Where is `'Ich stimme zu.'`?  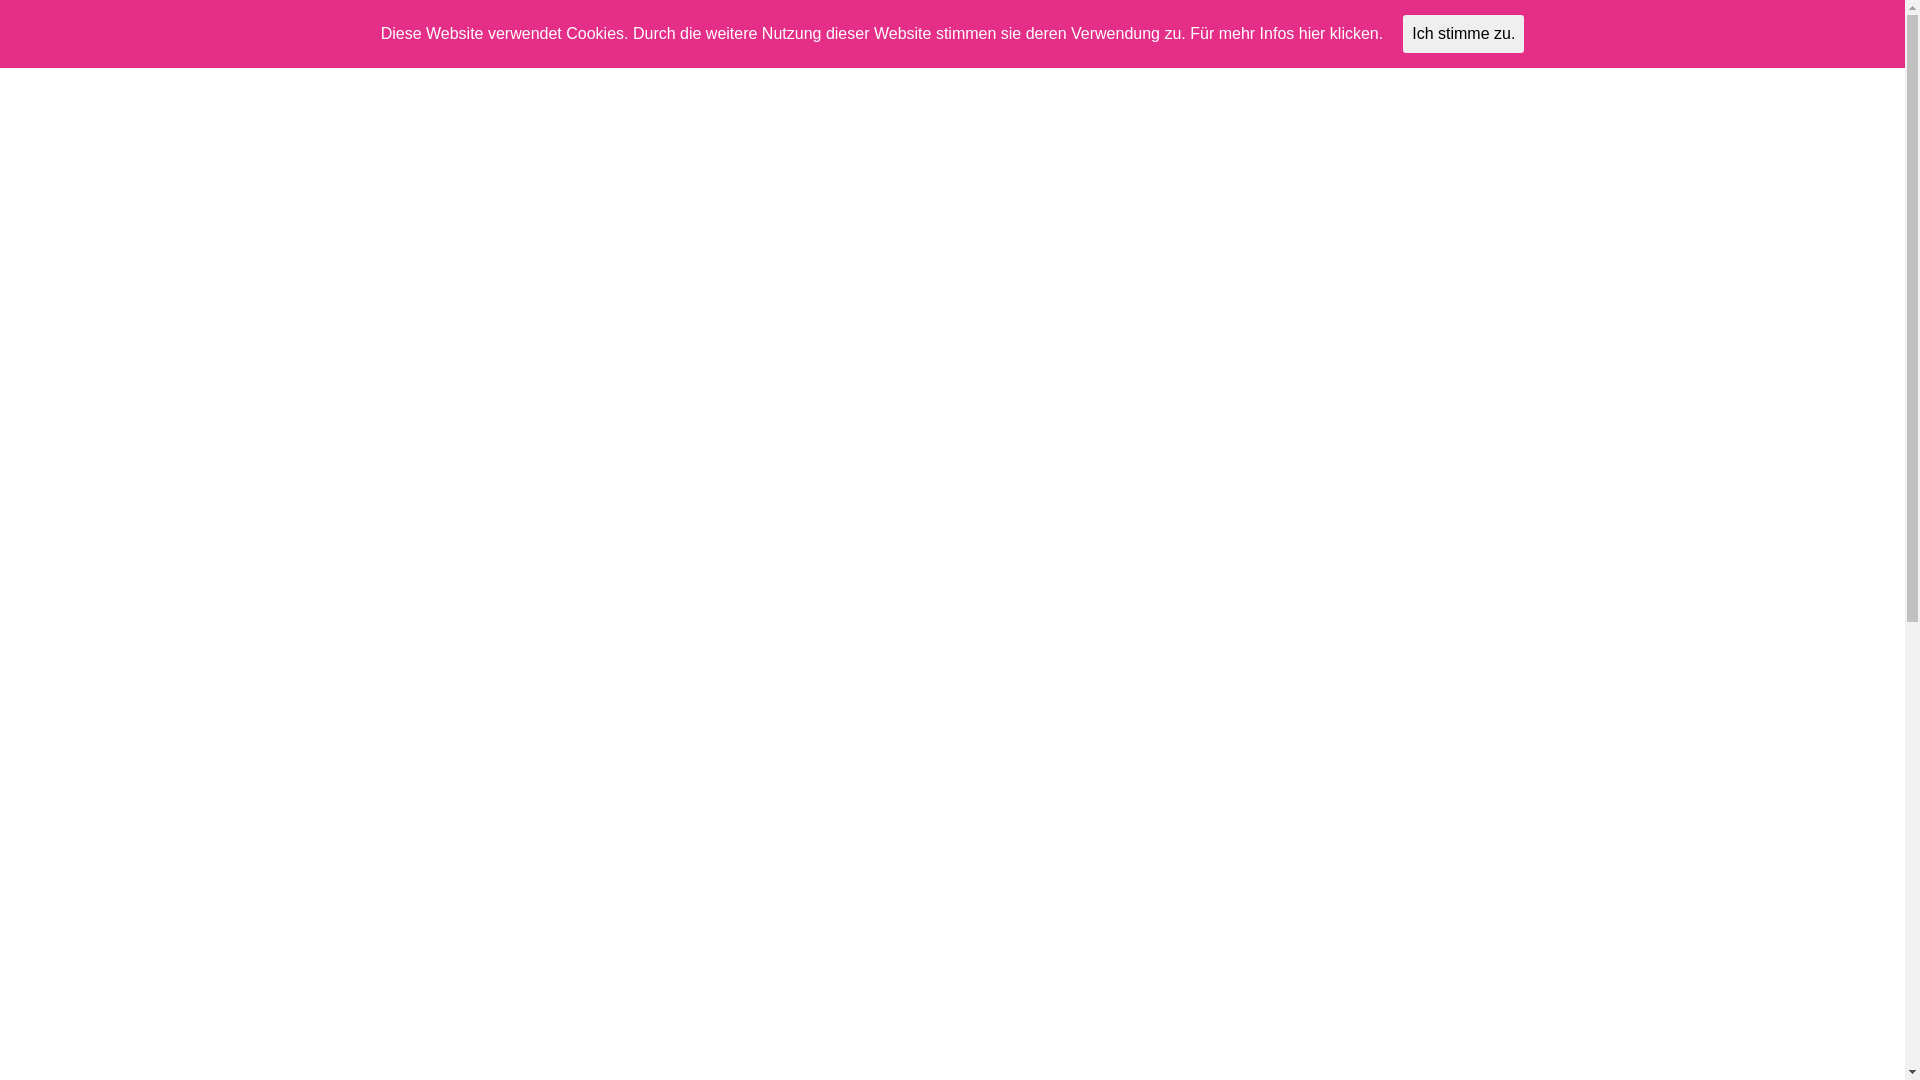
'Ich stimme zu.' is located at coordinates (1401, 34).